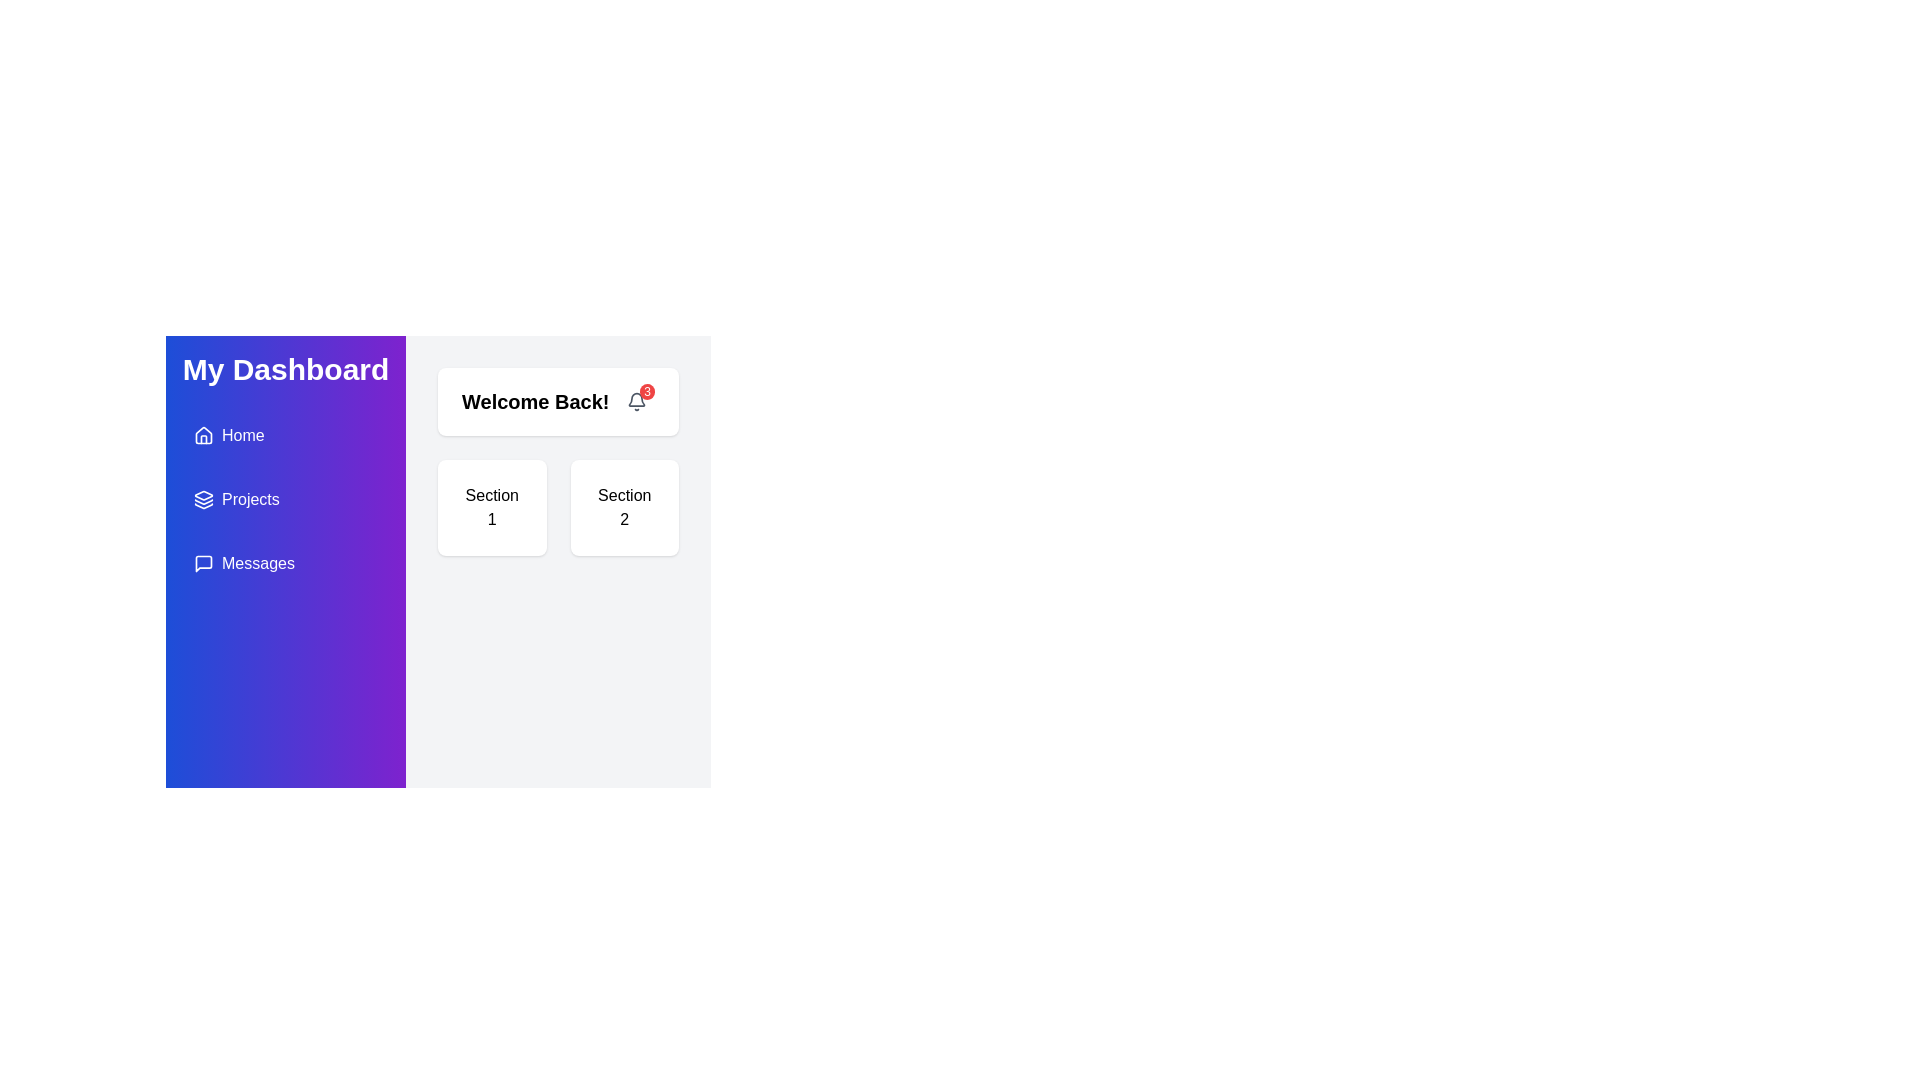  I want to click on the third item in the vertically arranged sidebar labeled 'Messages', so click(285, 563).